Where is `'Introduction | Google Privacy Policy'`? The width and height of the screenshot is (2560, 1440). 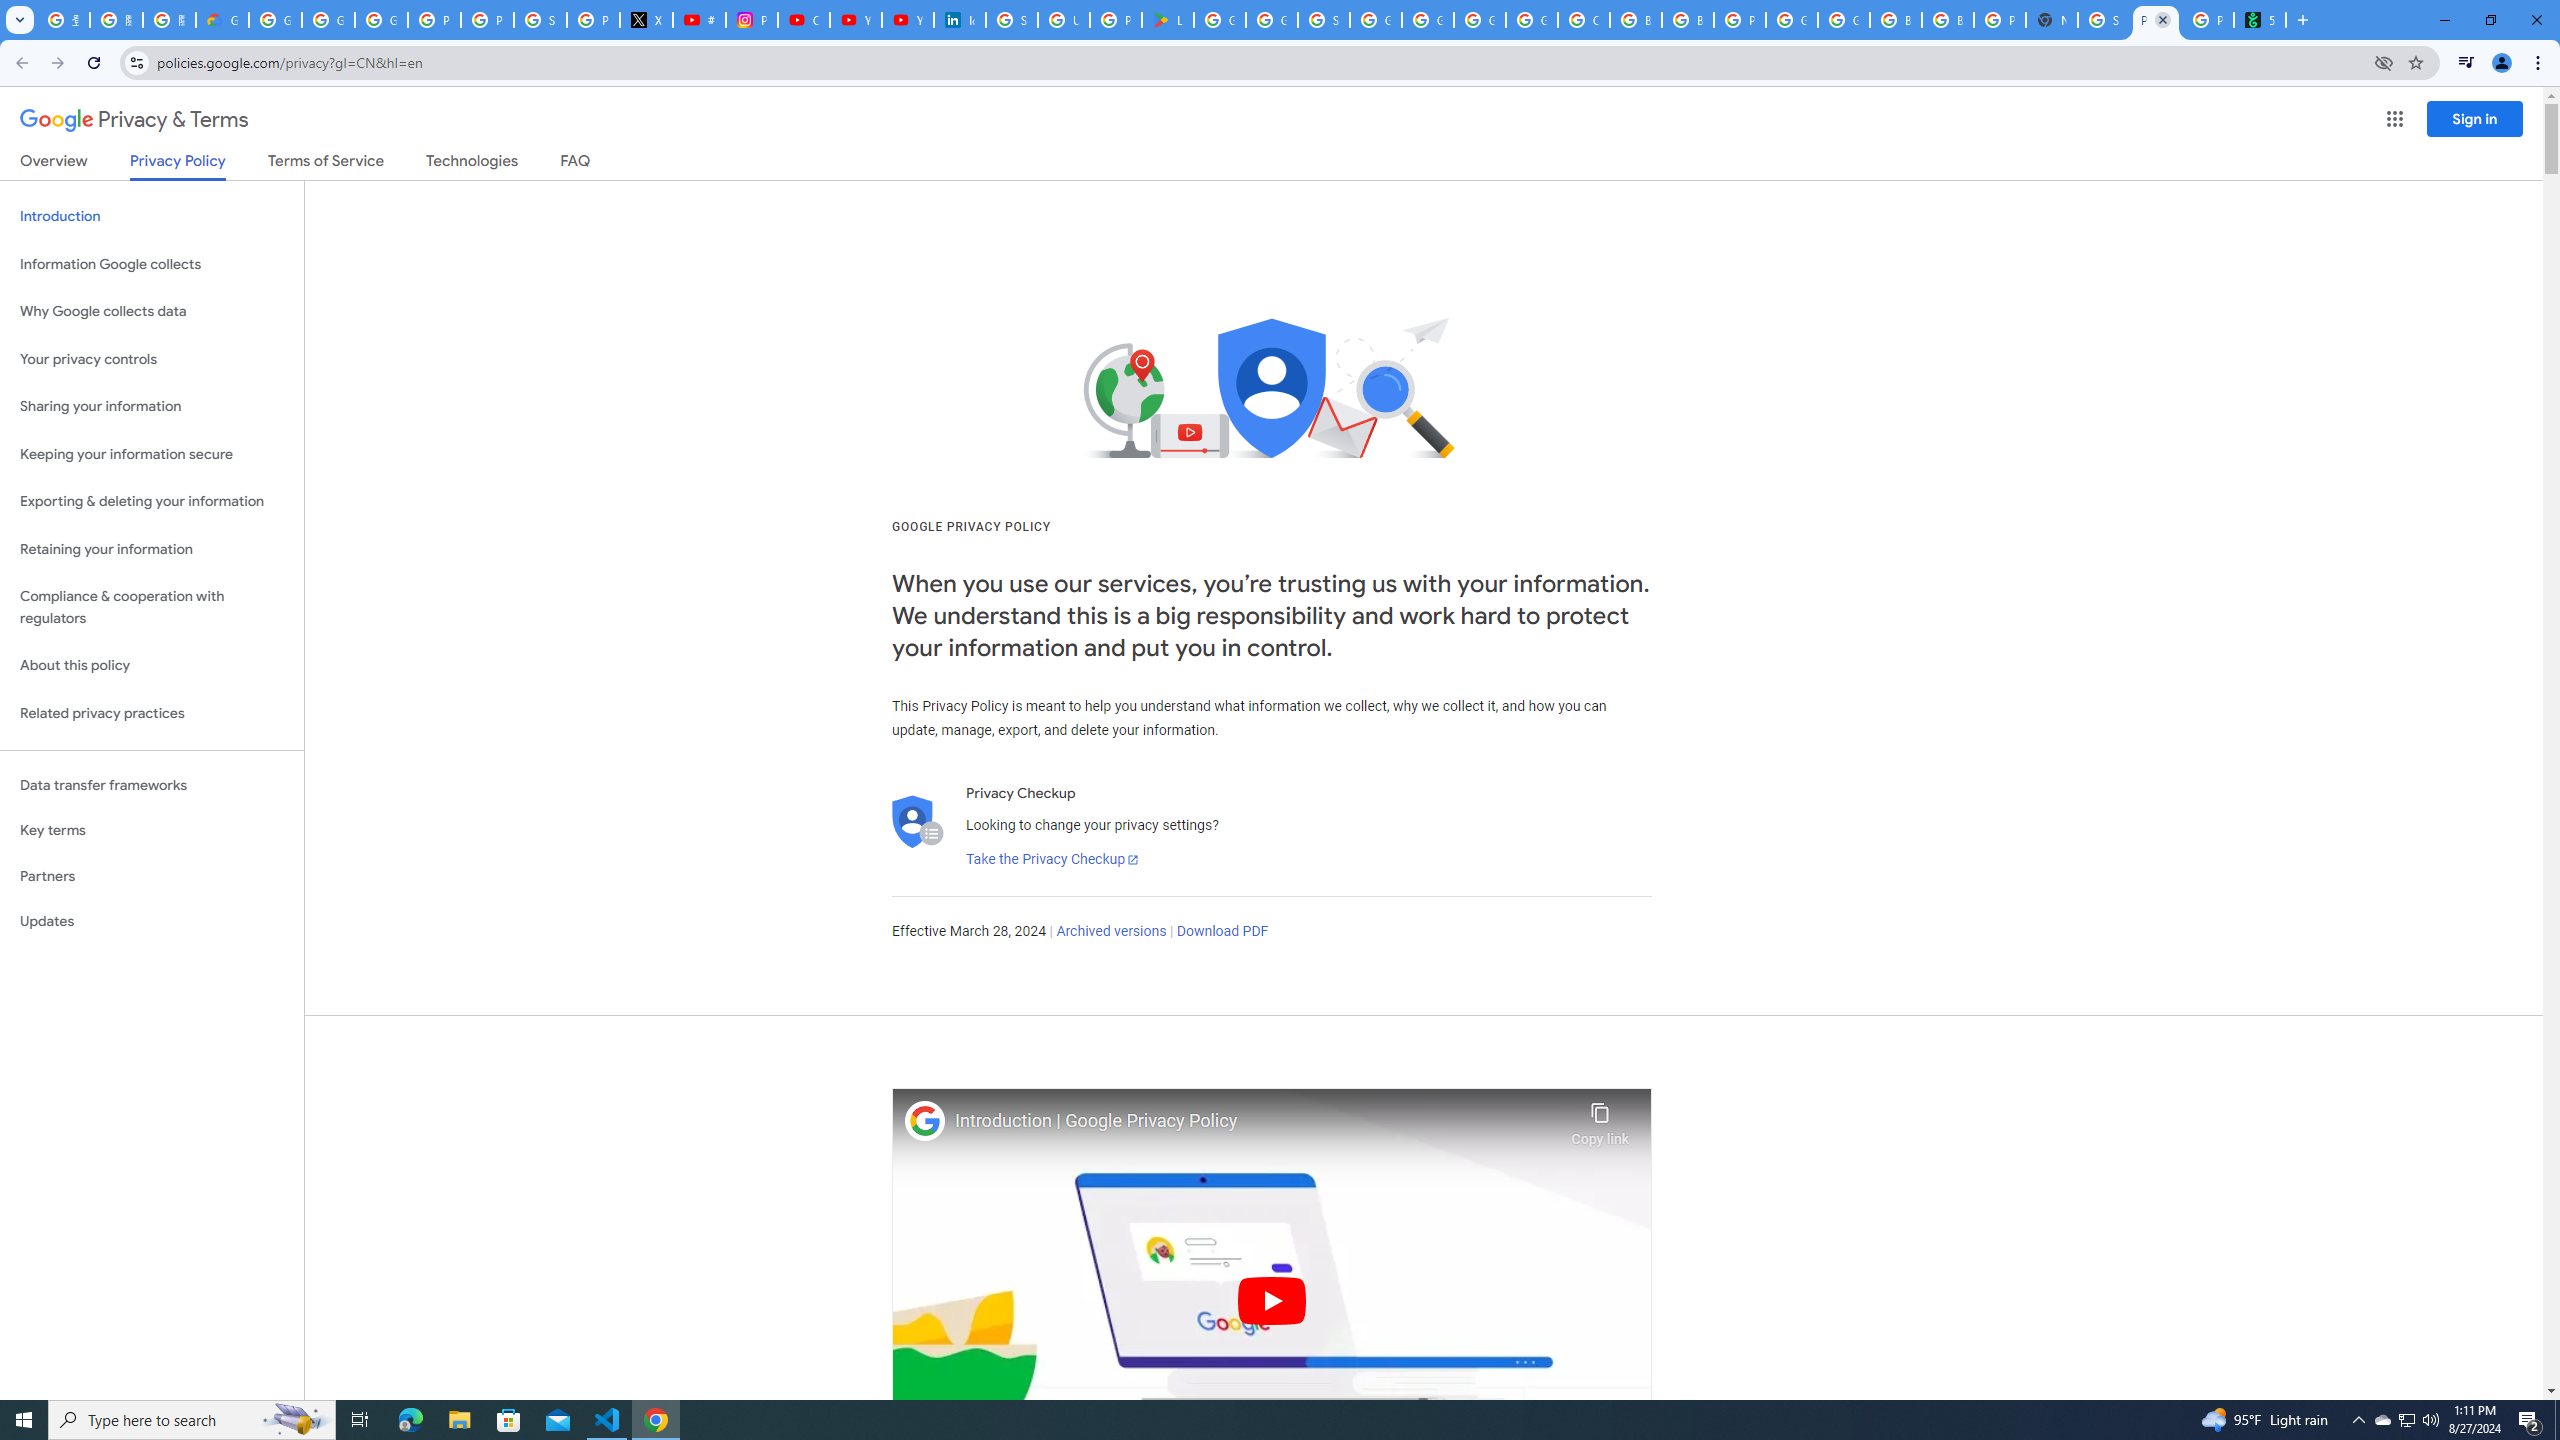 'Introduction | Google Privacy Policy' is located at coordinates (1257, 1121).